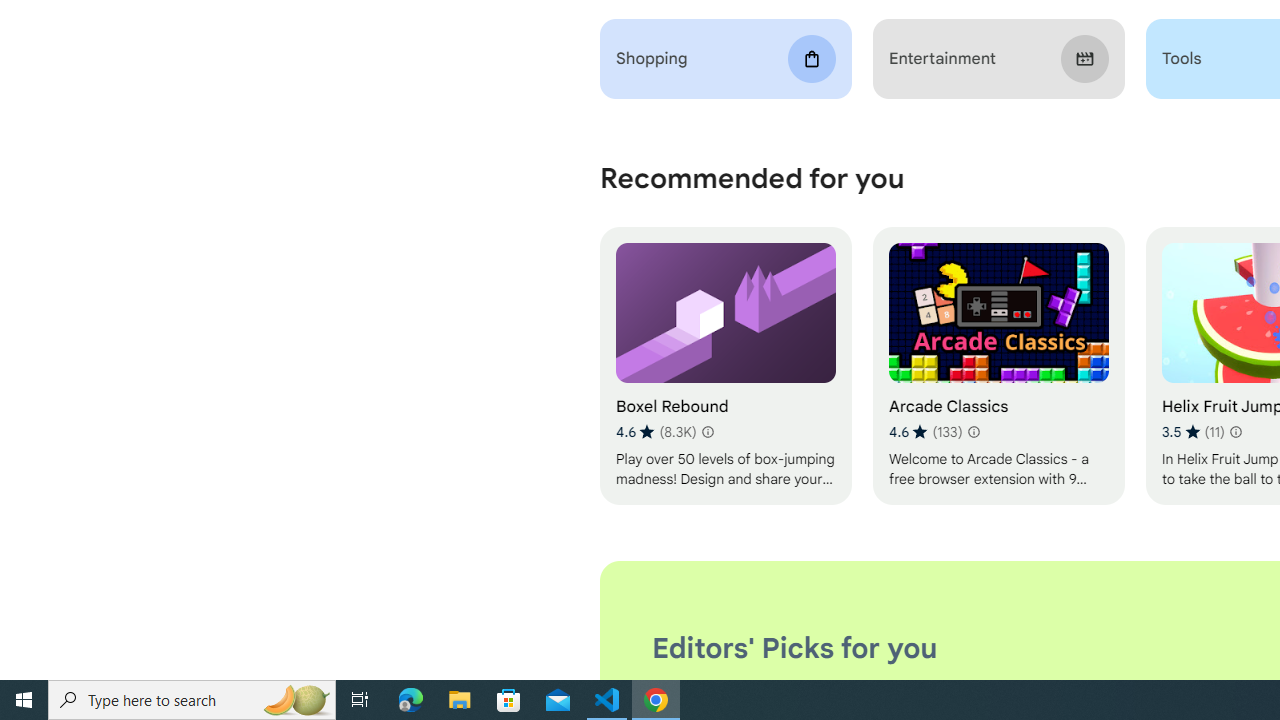 Image resolution: width=1280 pixels, height=720 pixels. Describe the element at coordinates (998, 58) in the screenshot. I see `'Entertainment'` at that location.